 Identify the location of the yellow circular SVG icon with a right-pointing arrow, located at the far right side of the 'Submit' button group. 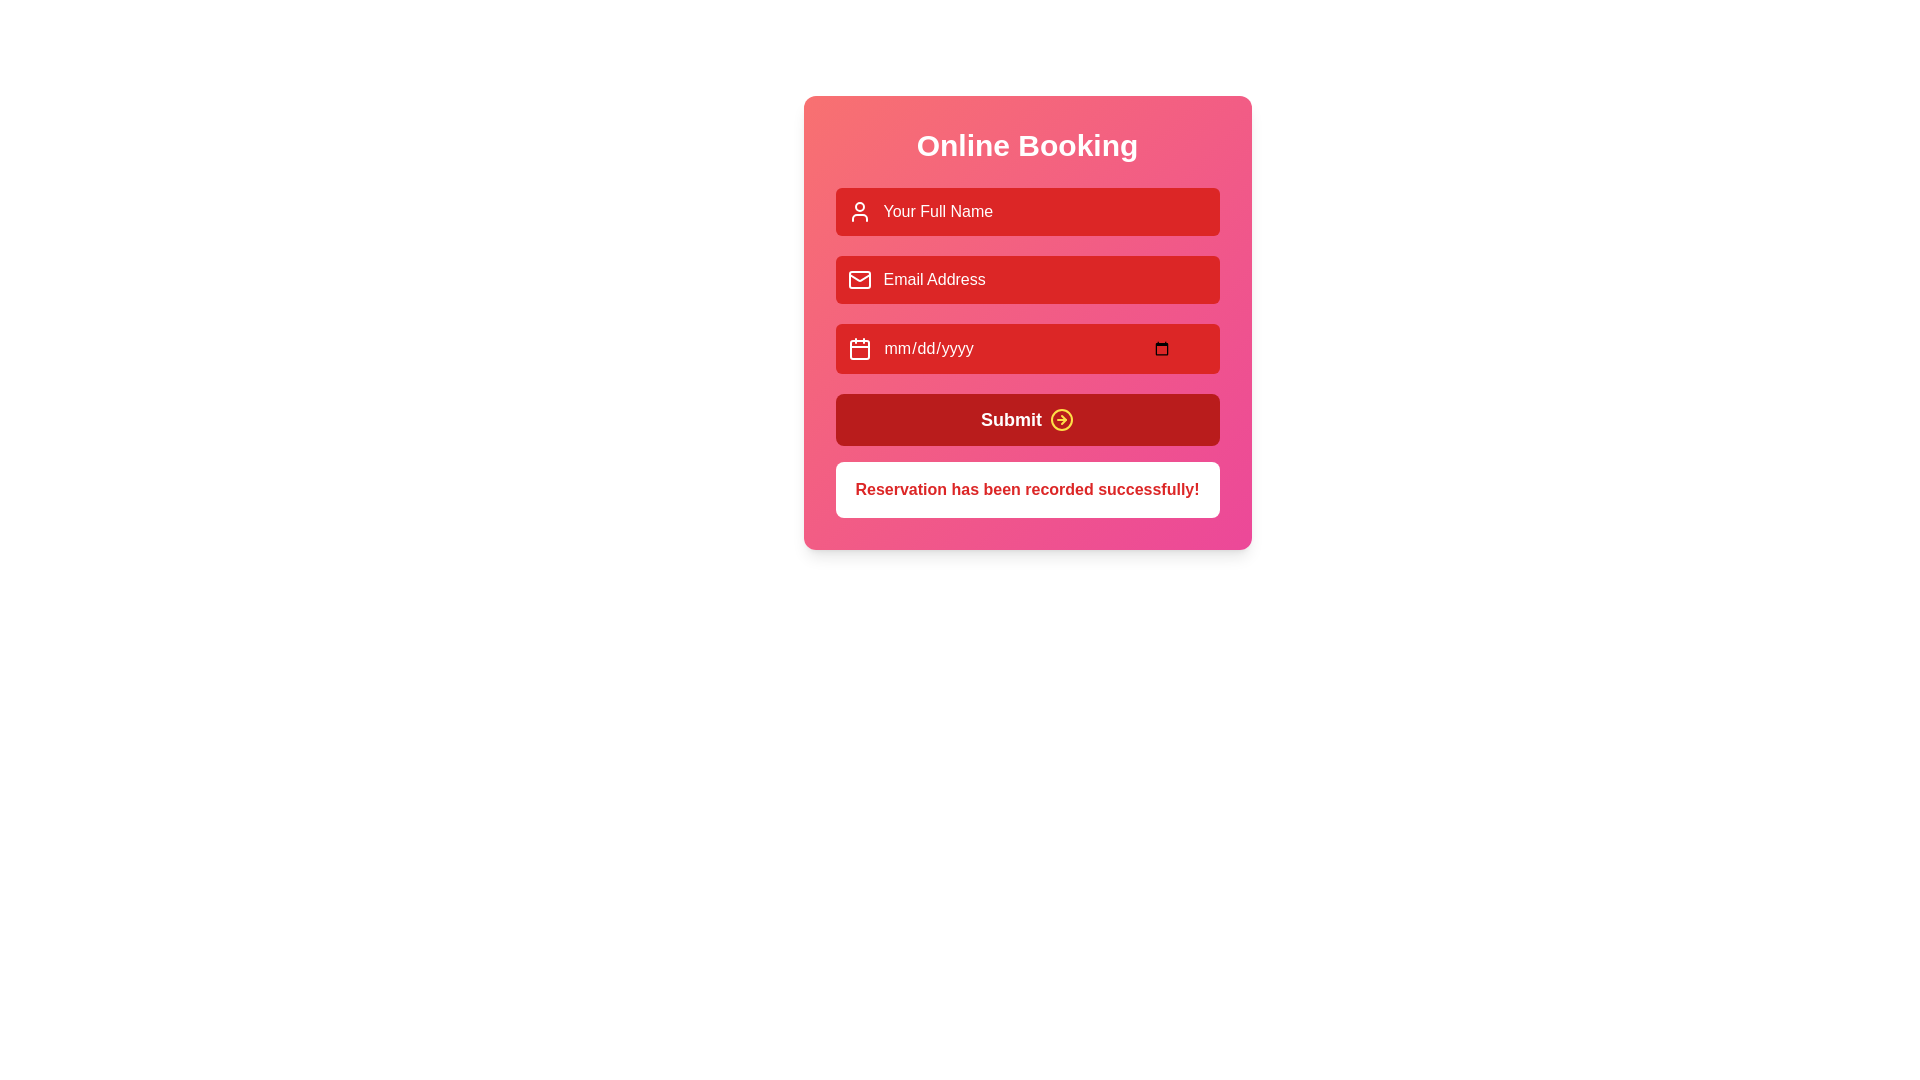
(1060, 419).